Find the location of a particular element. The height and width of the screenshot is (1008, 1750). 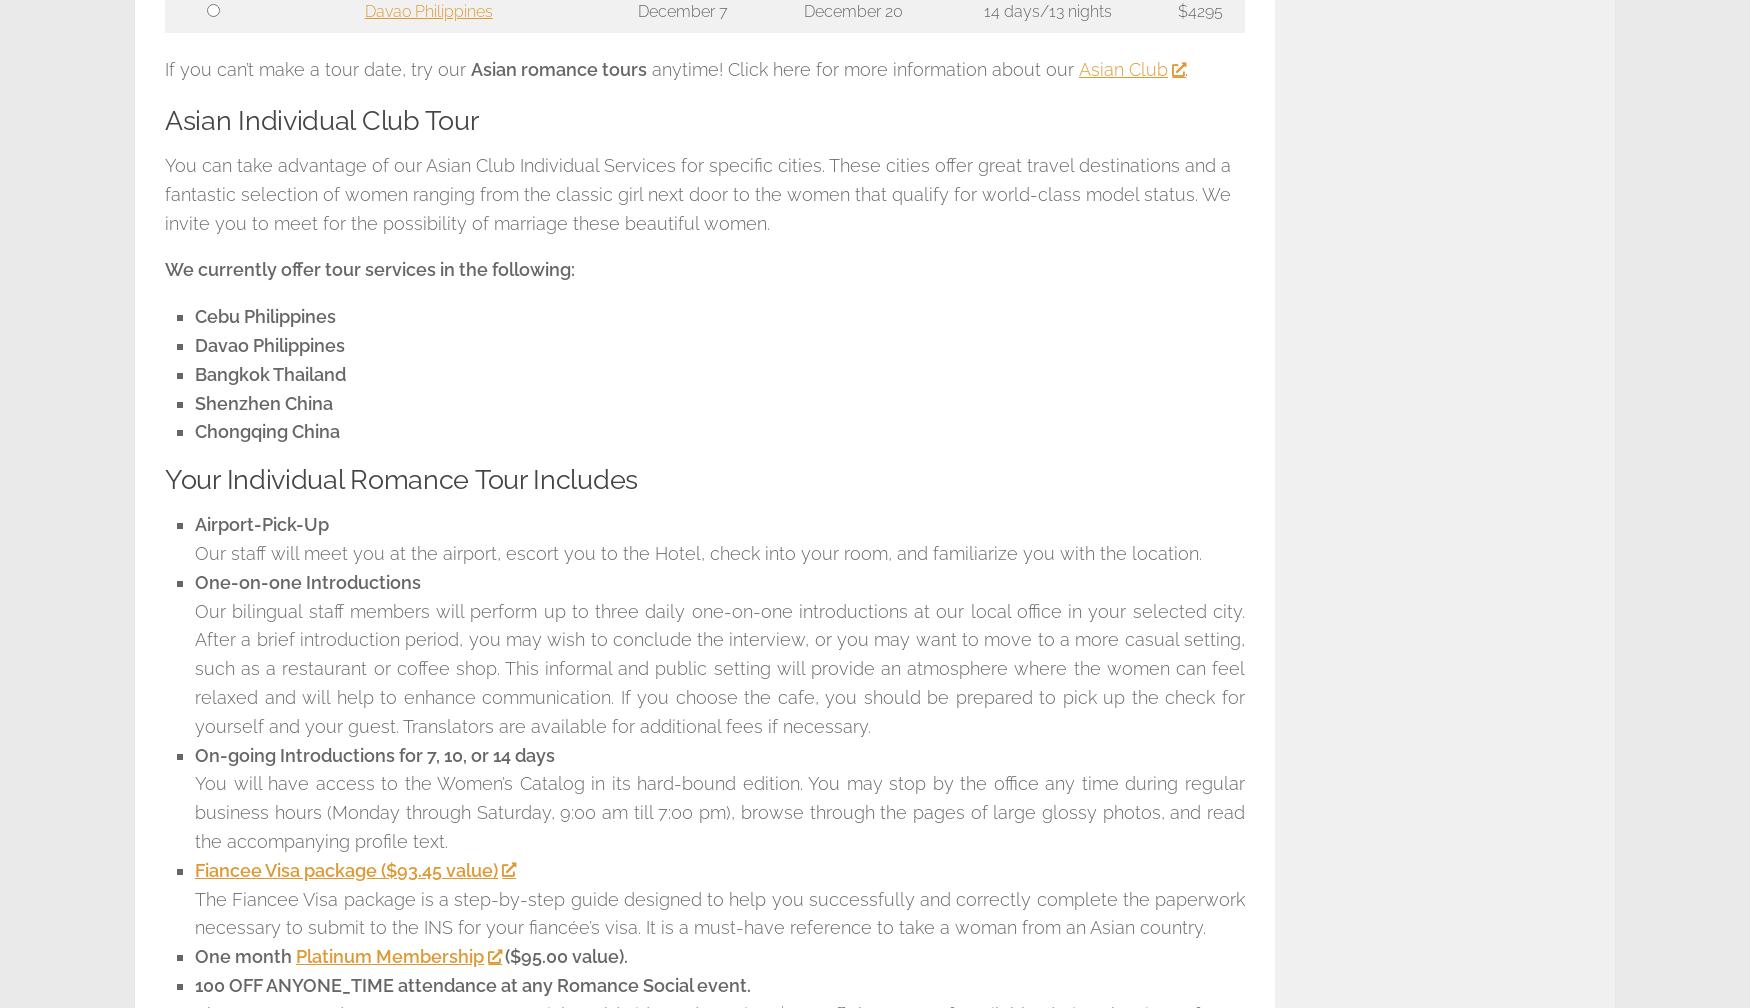

'Our staff will meet you at the airport, escort you to the Hotel, check into your room, and familiarize you with the location.' is located at coordinates (698, 553).